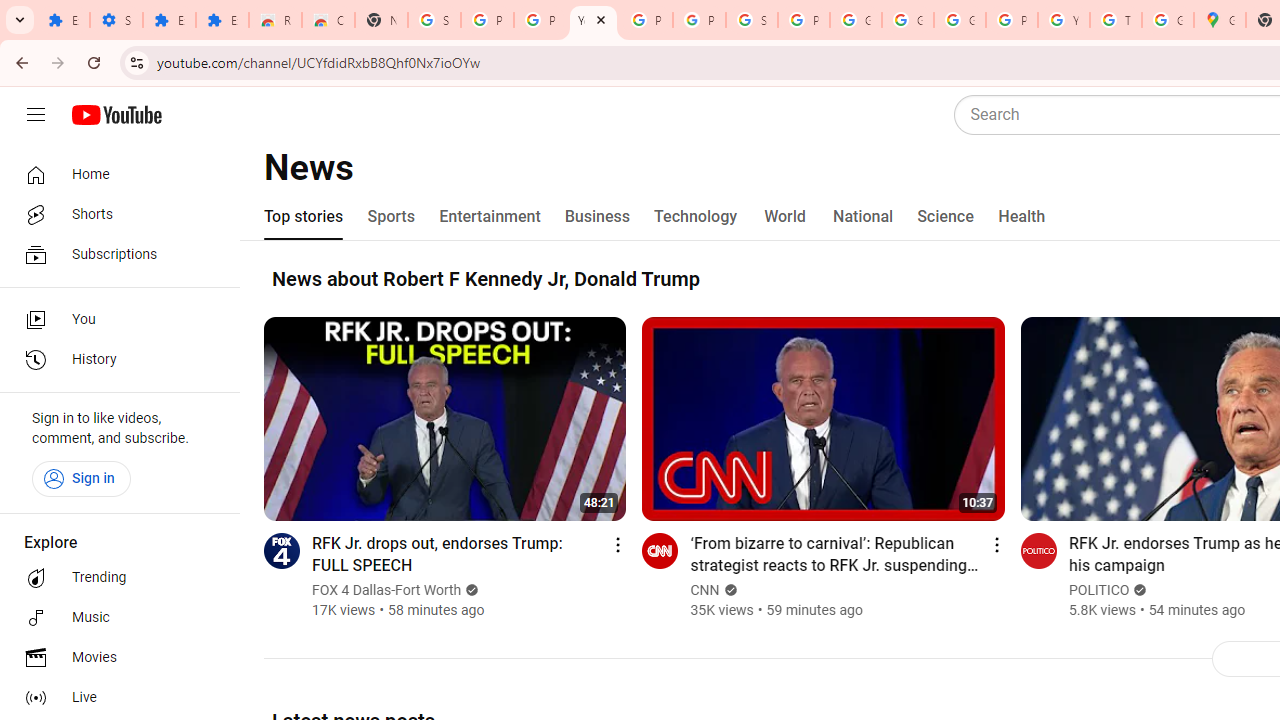 Image resolution: width=1280 pixels, height=720 pixels. I want to click on 'Live', so click(112, 697).